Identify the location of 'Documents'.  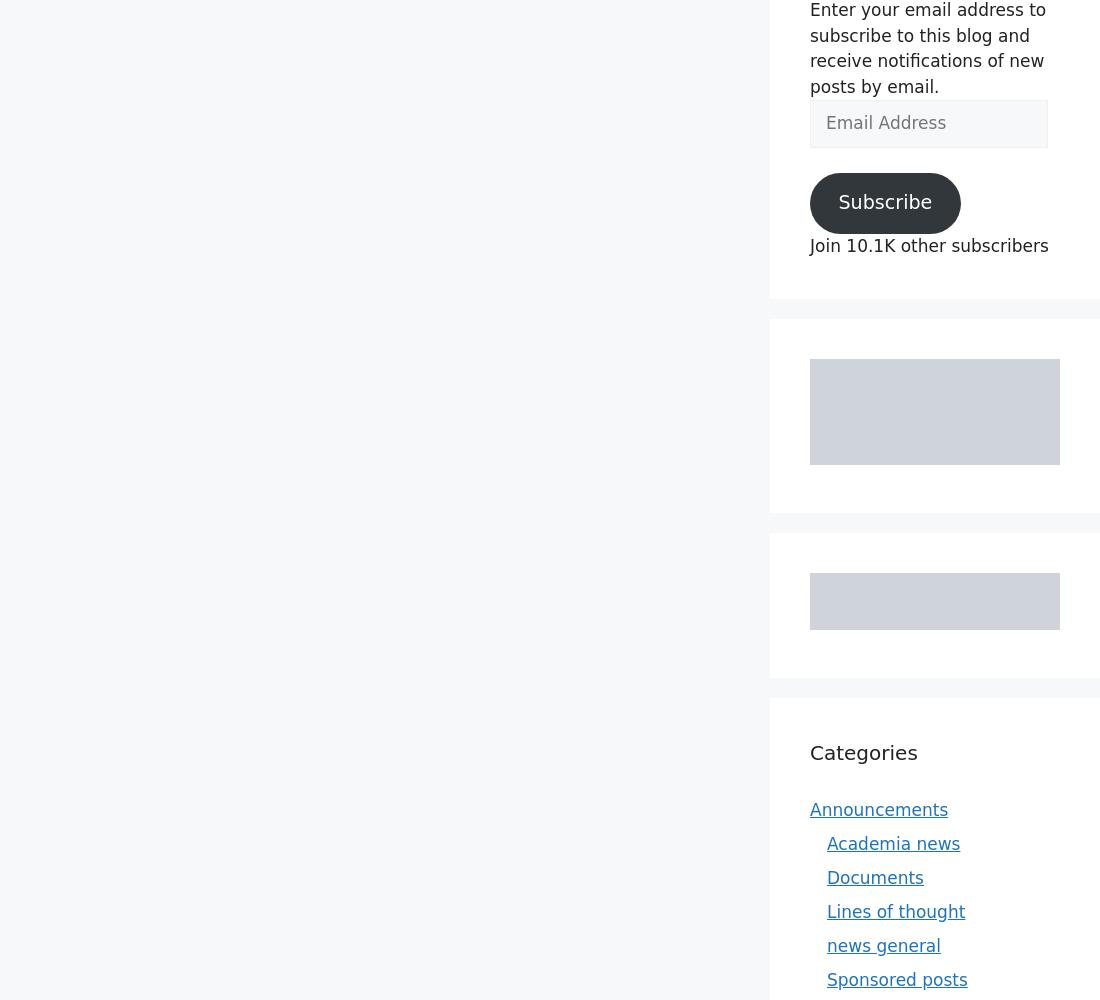
(874, 877).